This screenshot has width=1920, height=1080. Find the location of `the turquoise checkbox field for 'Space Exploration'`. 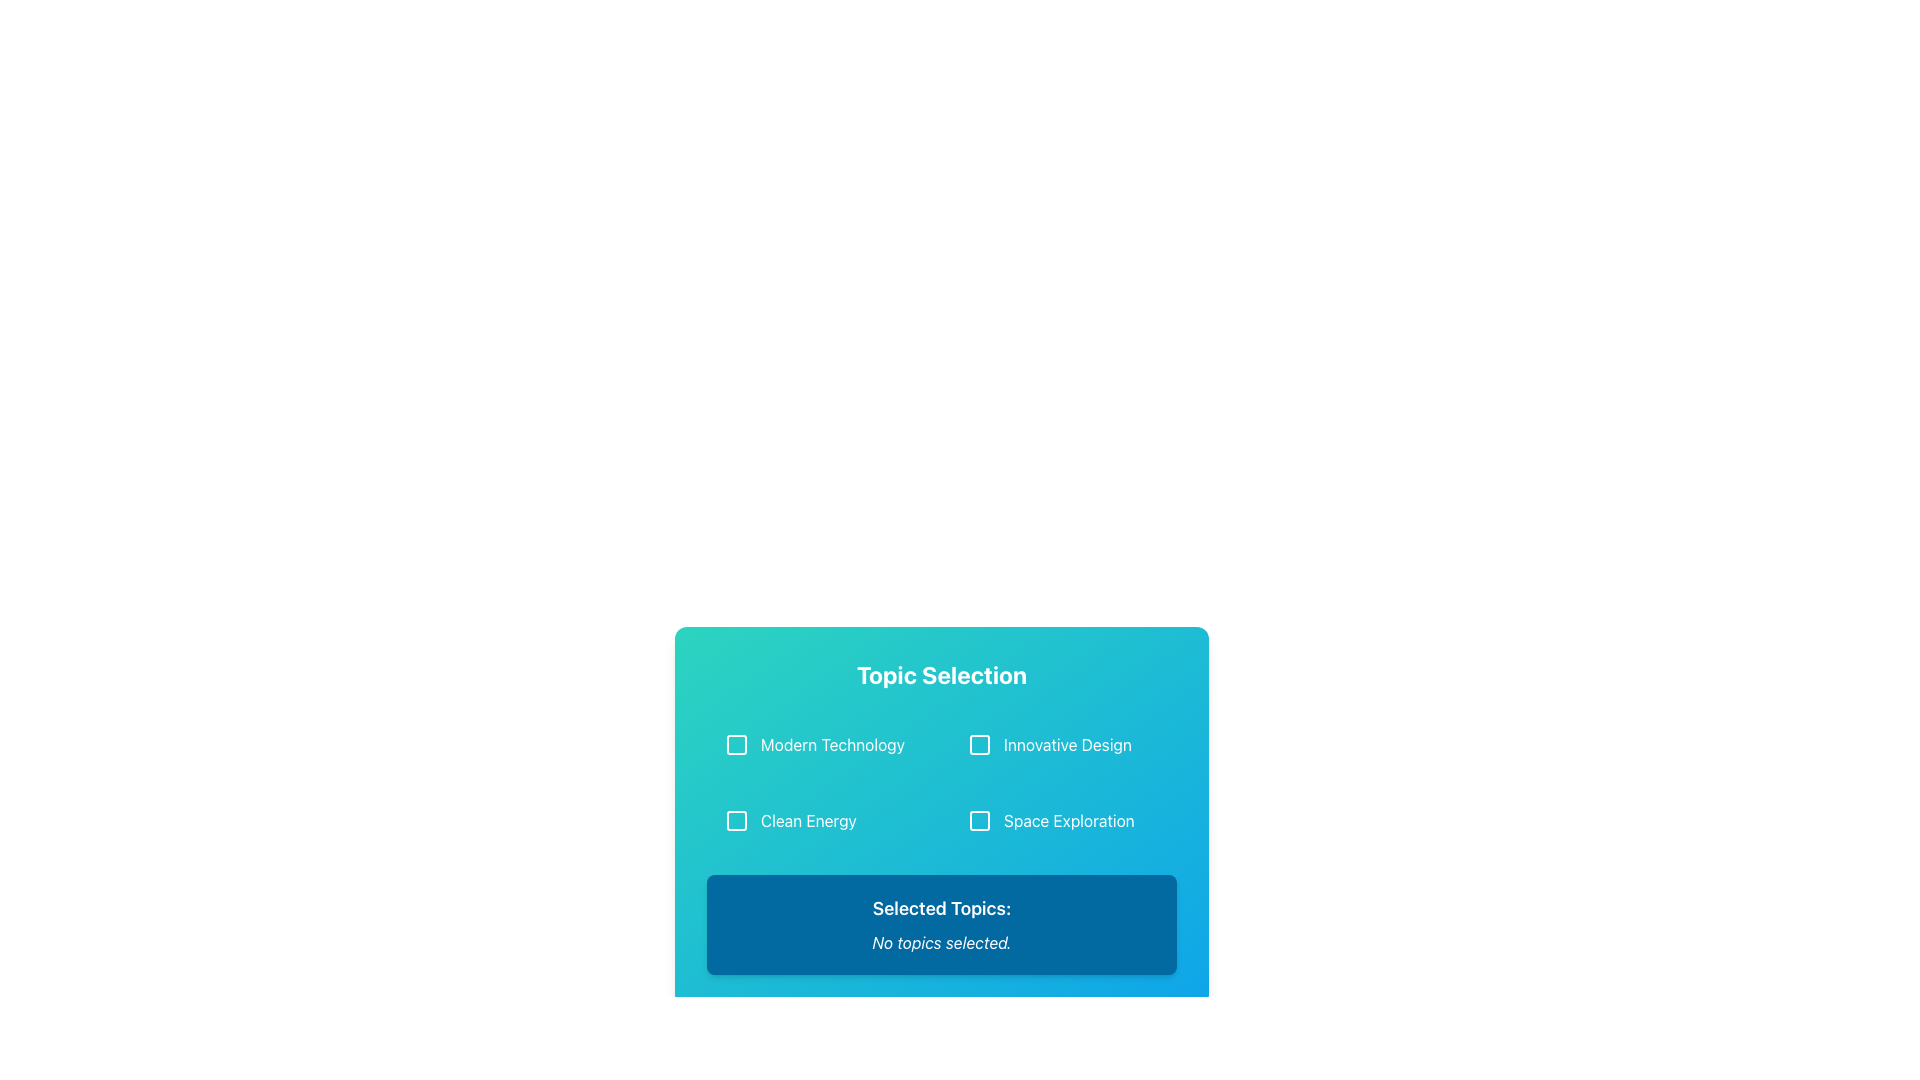

the turquoise checkbox field for 'Space Exploration' is located at coordinates (979, 821).